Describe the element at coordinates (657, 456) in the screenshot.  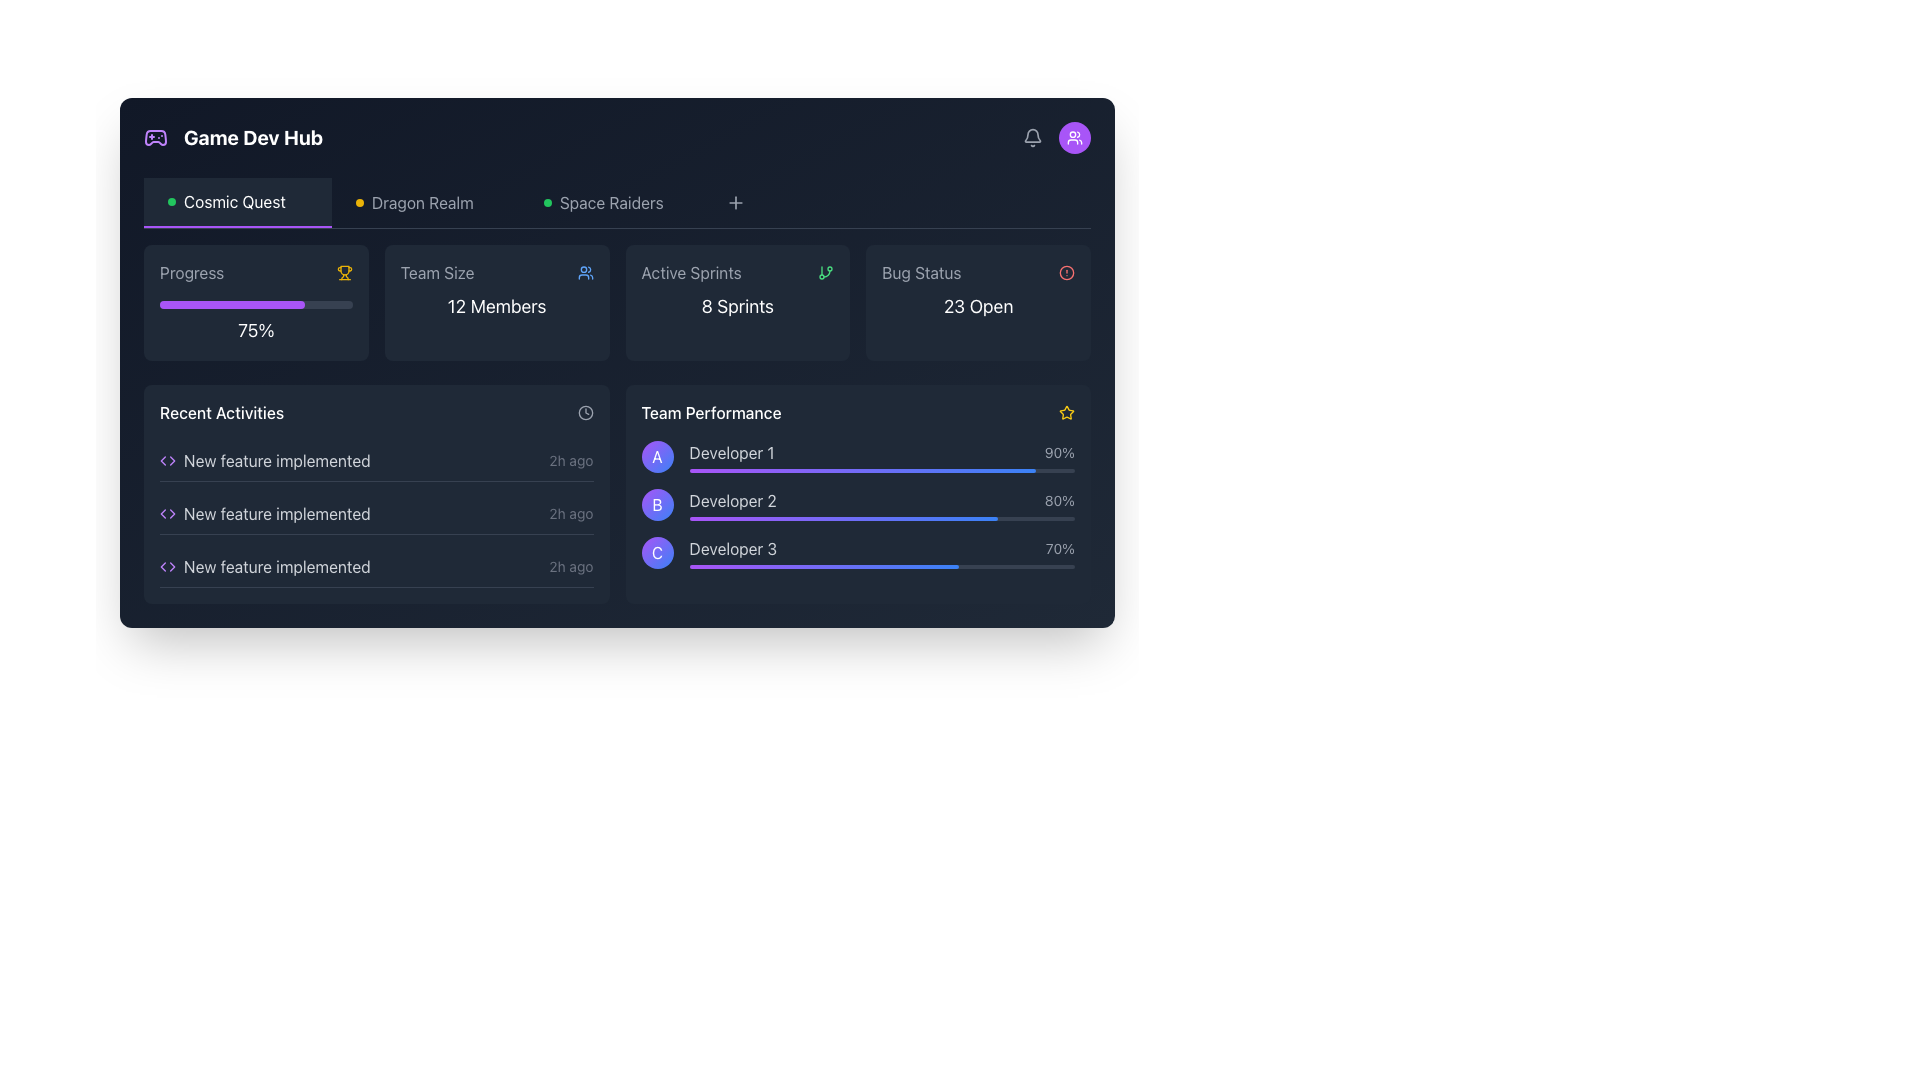
I see `the circular Avatar icon with a gradient background transitioning from purple to blue, containing a white letter 'A', located in the 'Team Performance' section` at that location.